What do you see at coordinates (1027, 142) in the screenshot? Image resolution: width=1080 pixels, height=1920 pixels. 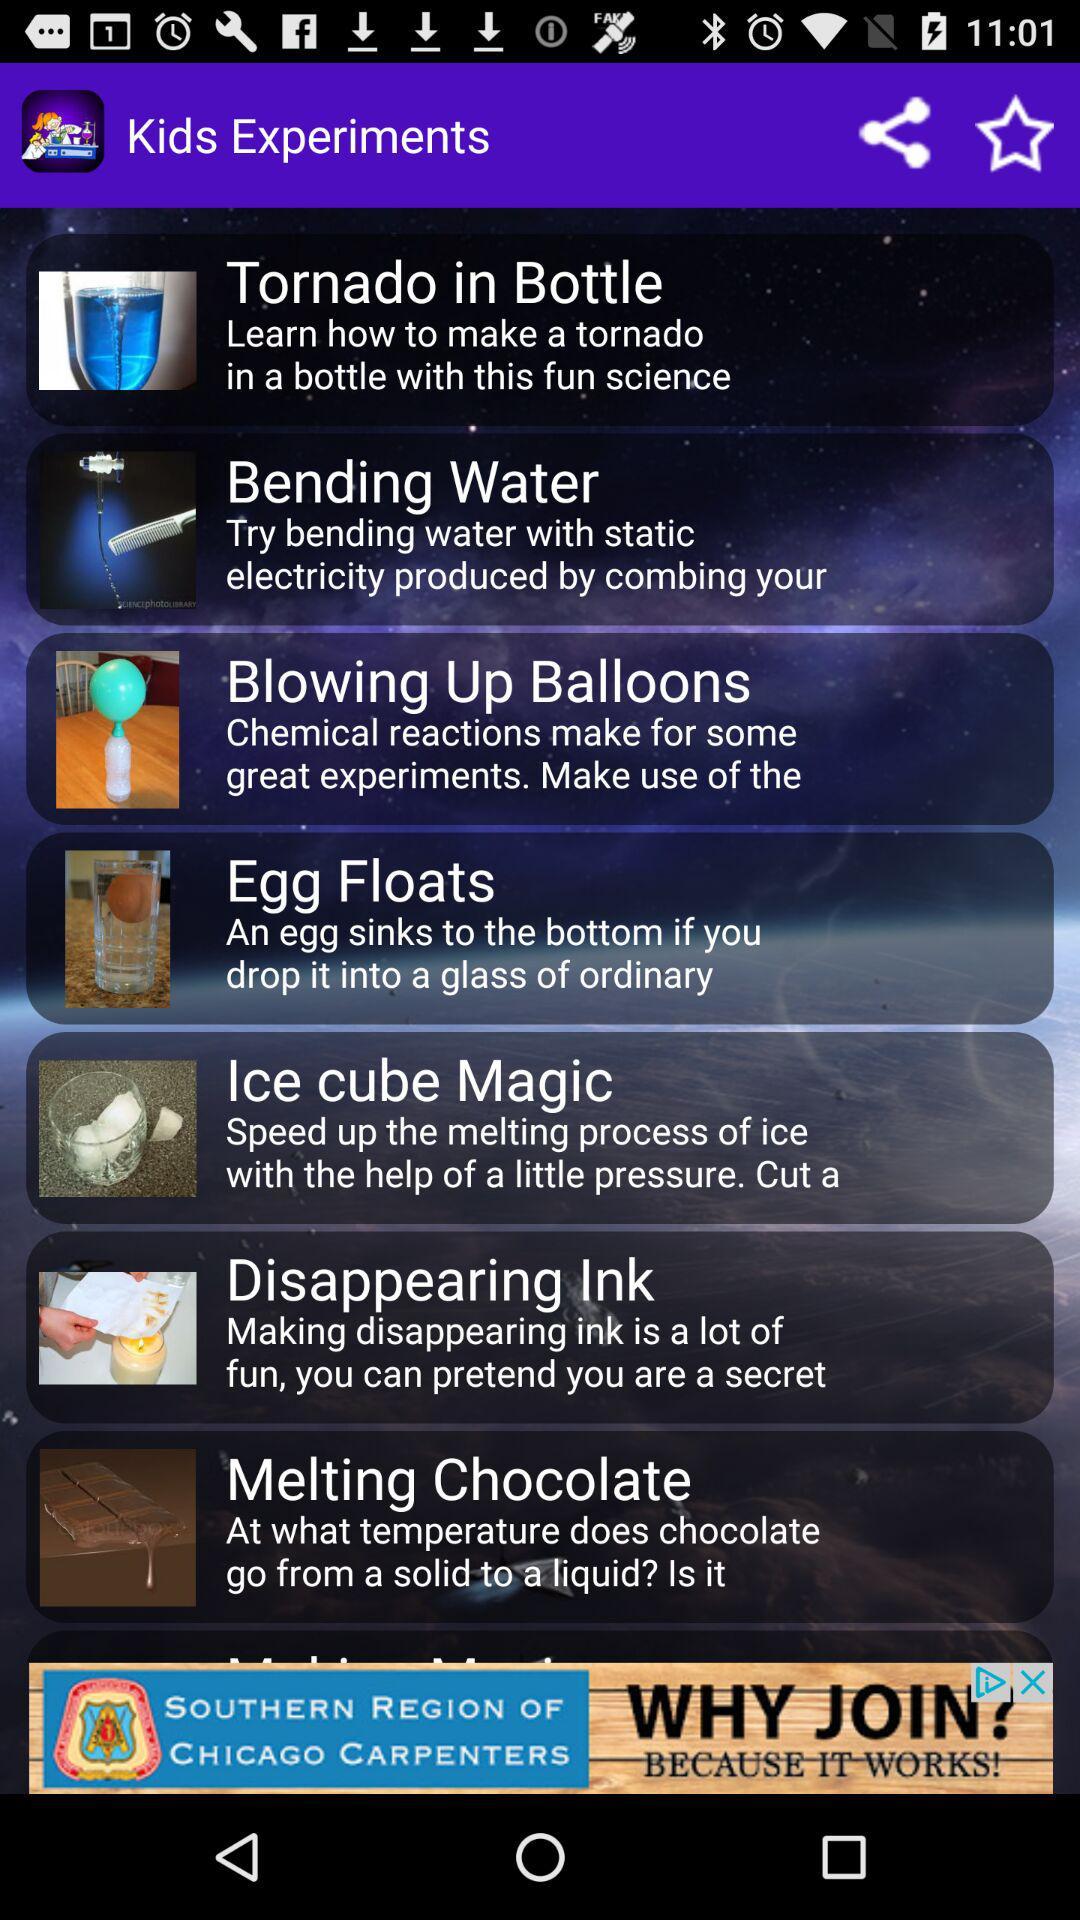 I see `the star icon` at bounding box center [1027, 142].